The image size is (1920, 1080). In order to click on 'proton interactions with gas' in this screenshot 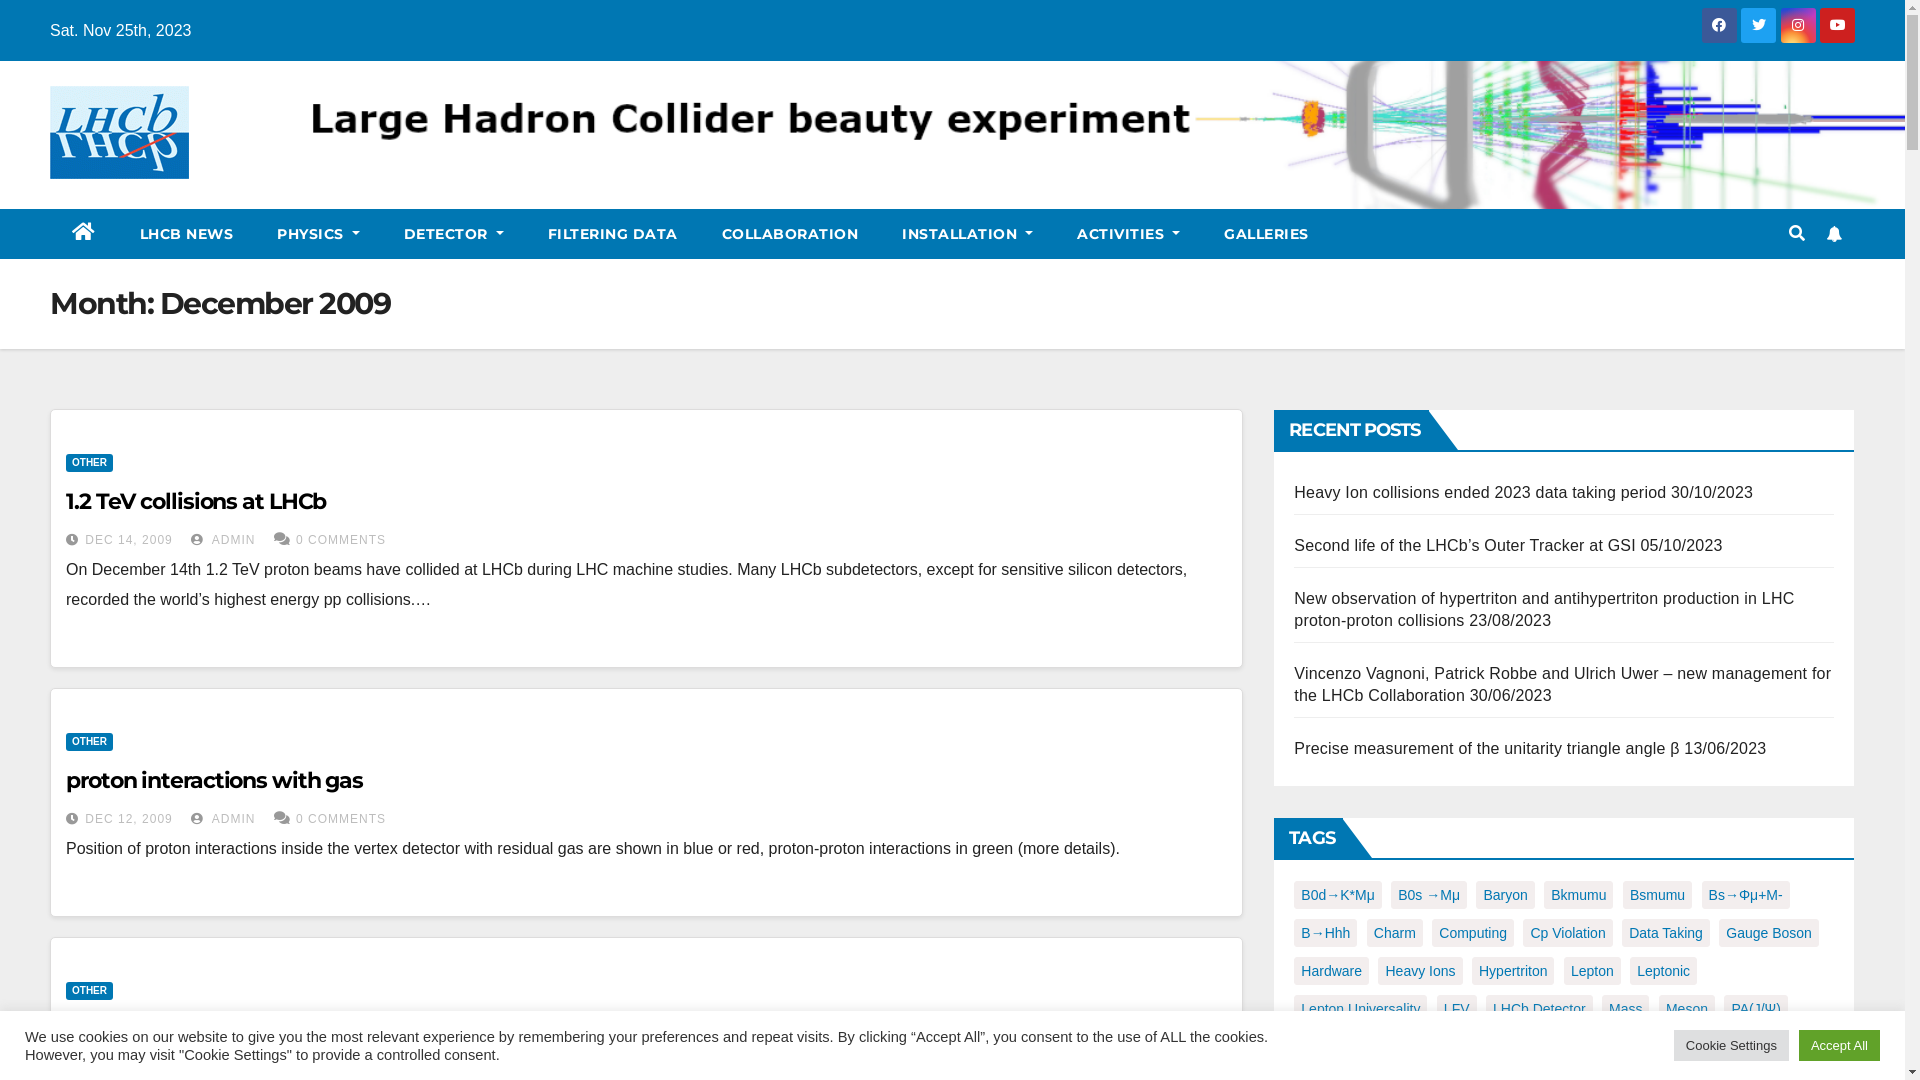, I will do `click(214, 779)`.